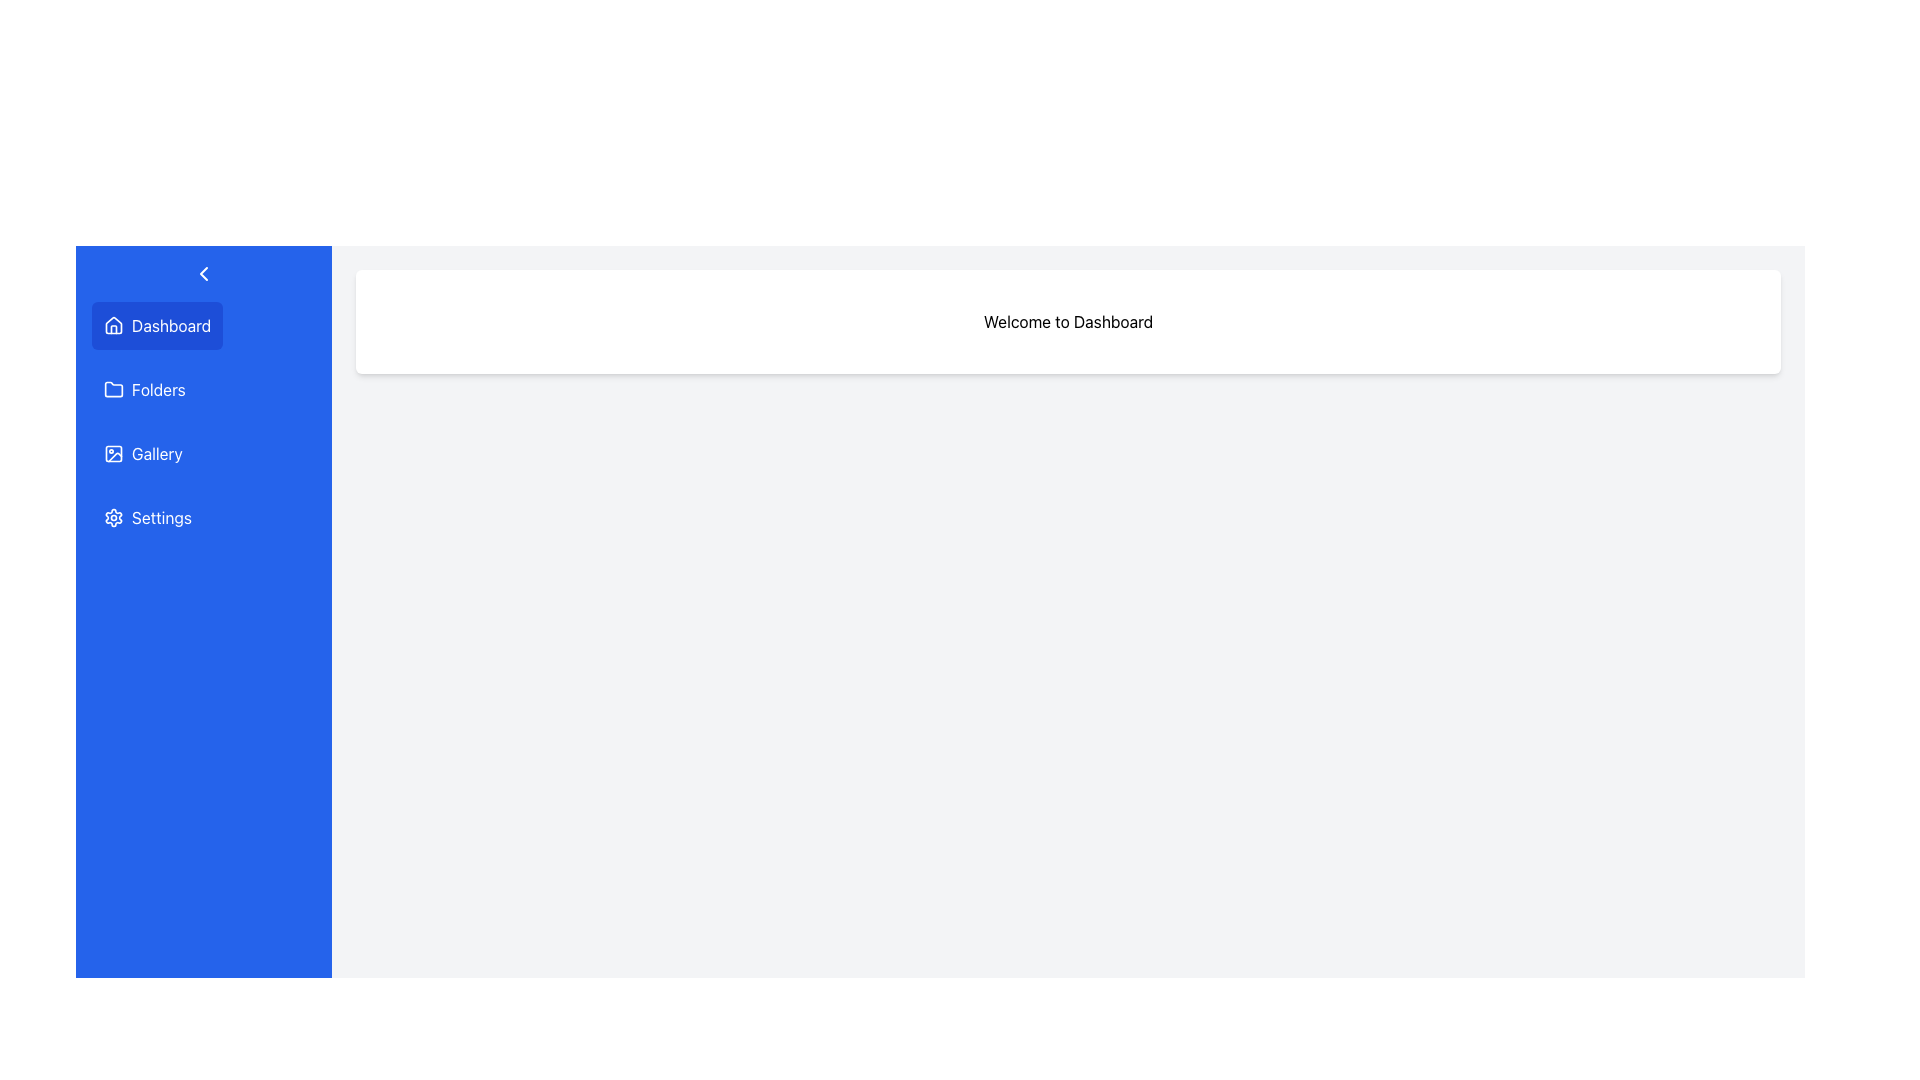 This screenshot has width=1920, height=1080. What do you see at coordinates (143, 389) in the screenshot?
I see `the 'Folders' button in the vertical navigation menu` at bounding box center [143, 389].